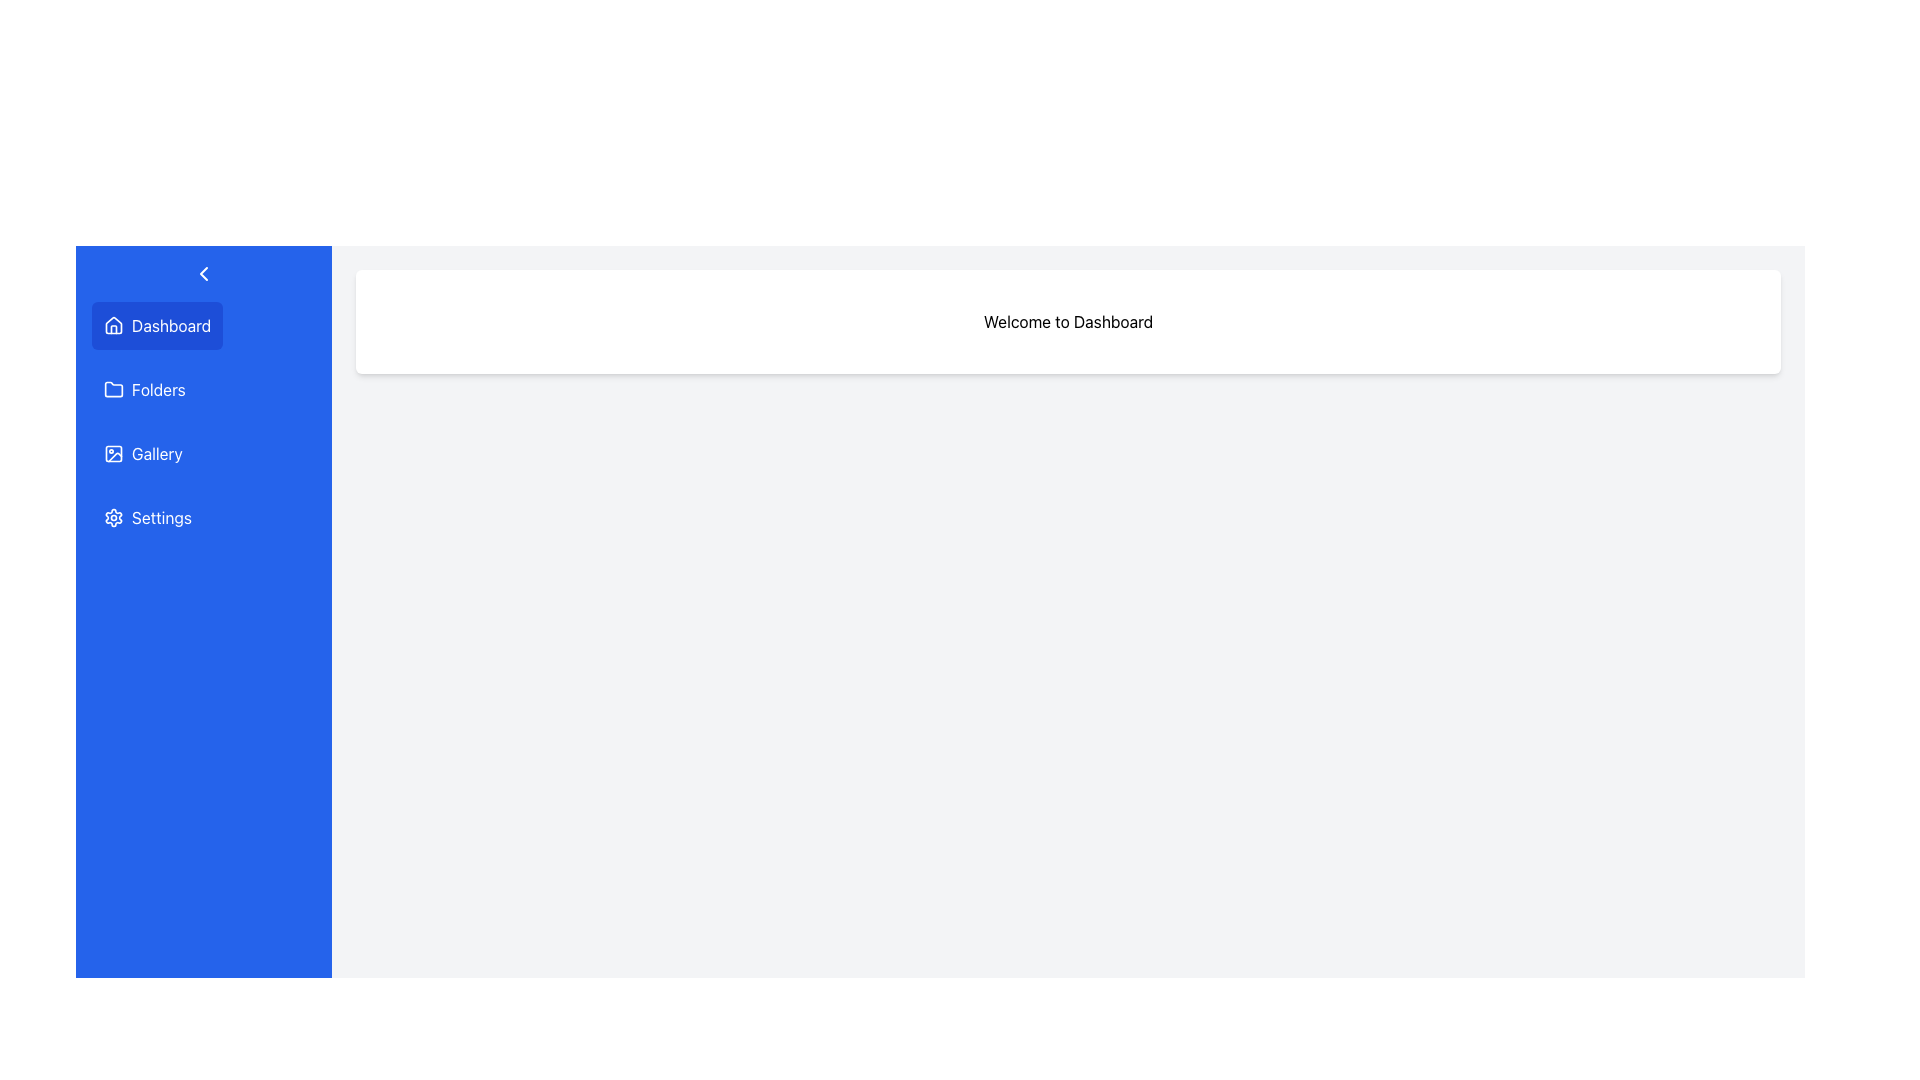 This screenshot has width=1920, height=1080. What do you see at coordinates (143, 389) in the screenshot?
I see `the 'Folders' button in the vertical navigation menu` at bounding box center [143, 389].